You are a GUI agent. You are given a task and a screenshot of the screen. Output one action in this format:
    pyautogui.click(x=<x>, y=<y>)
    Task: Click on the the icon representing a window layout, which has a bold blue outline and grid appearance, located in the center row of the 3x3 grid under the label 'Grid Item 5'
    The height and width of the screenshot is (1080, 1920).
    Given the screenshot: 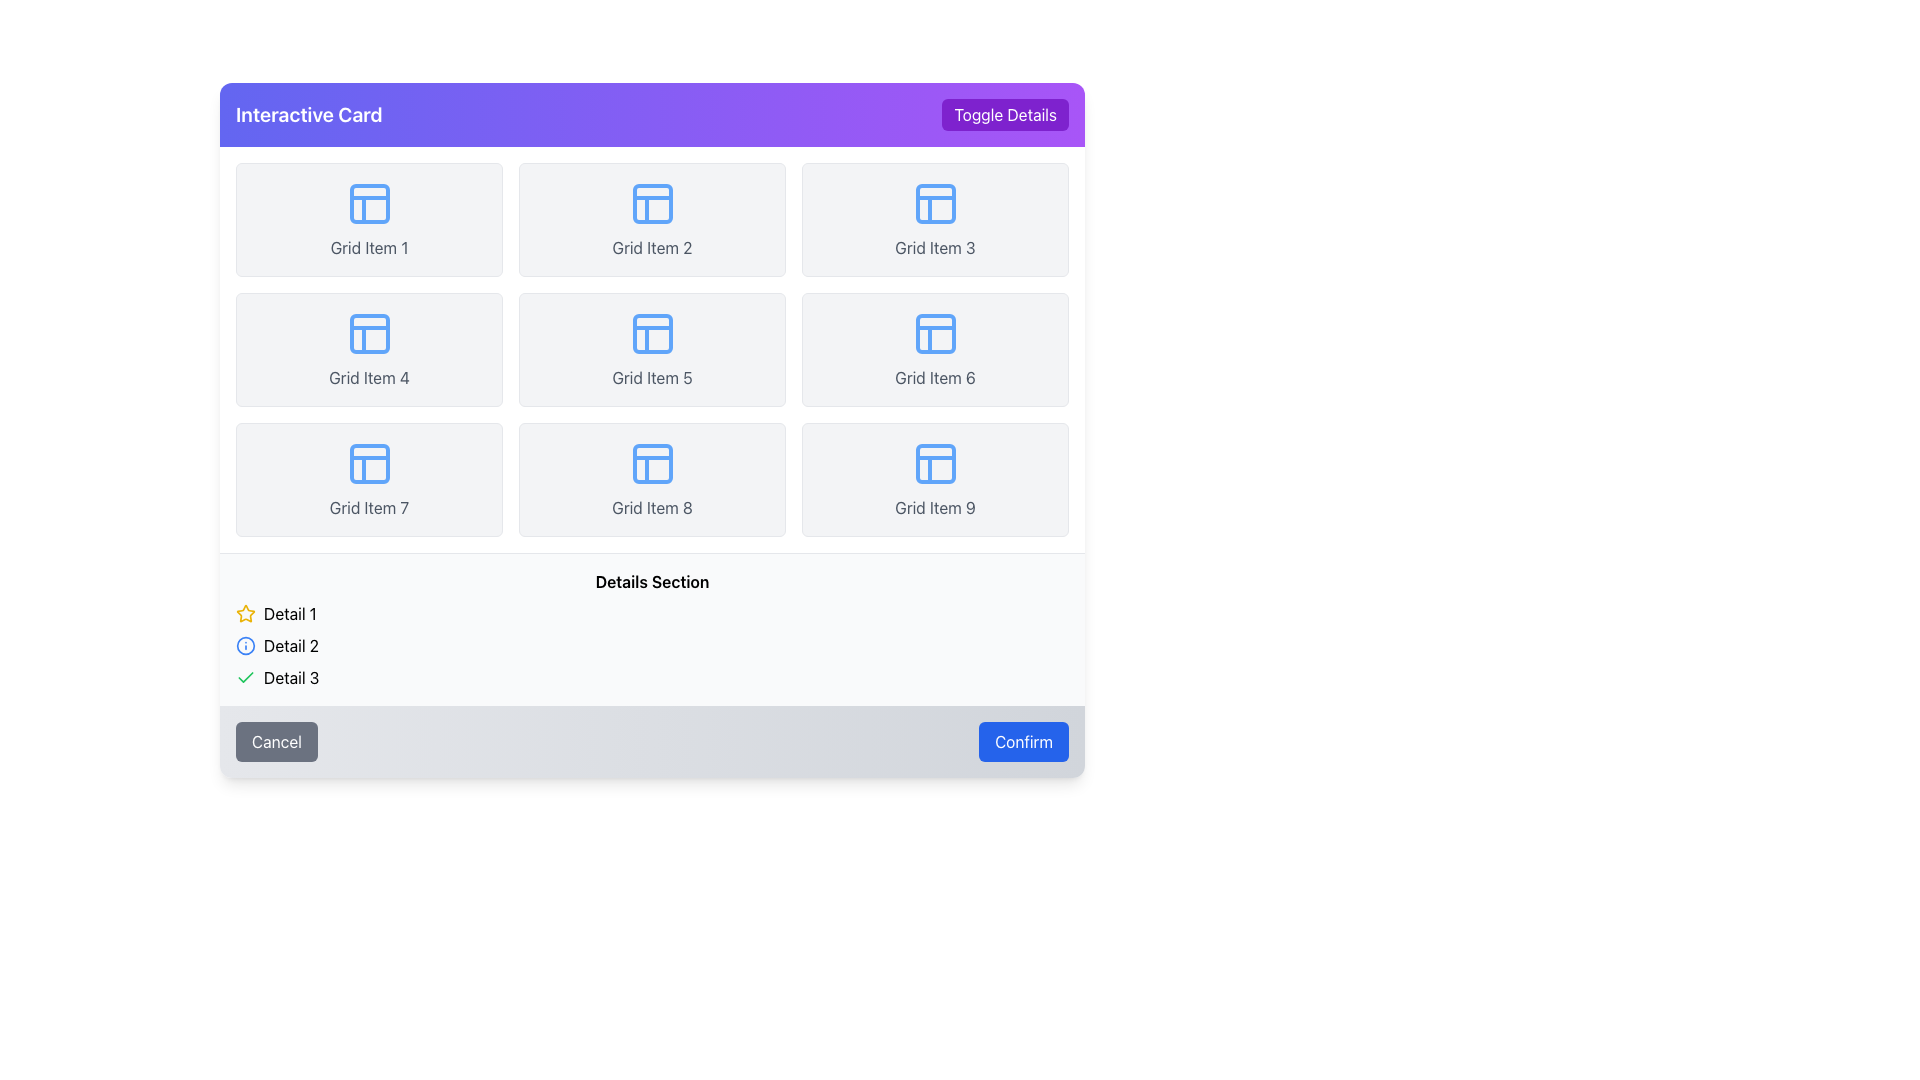 What is the action you would take?
    pyautogui.click(x=652, y=333)
    